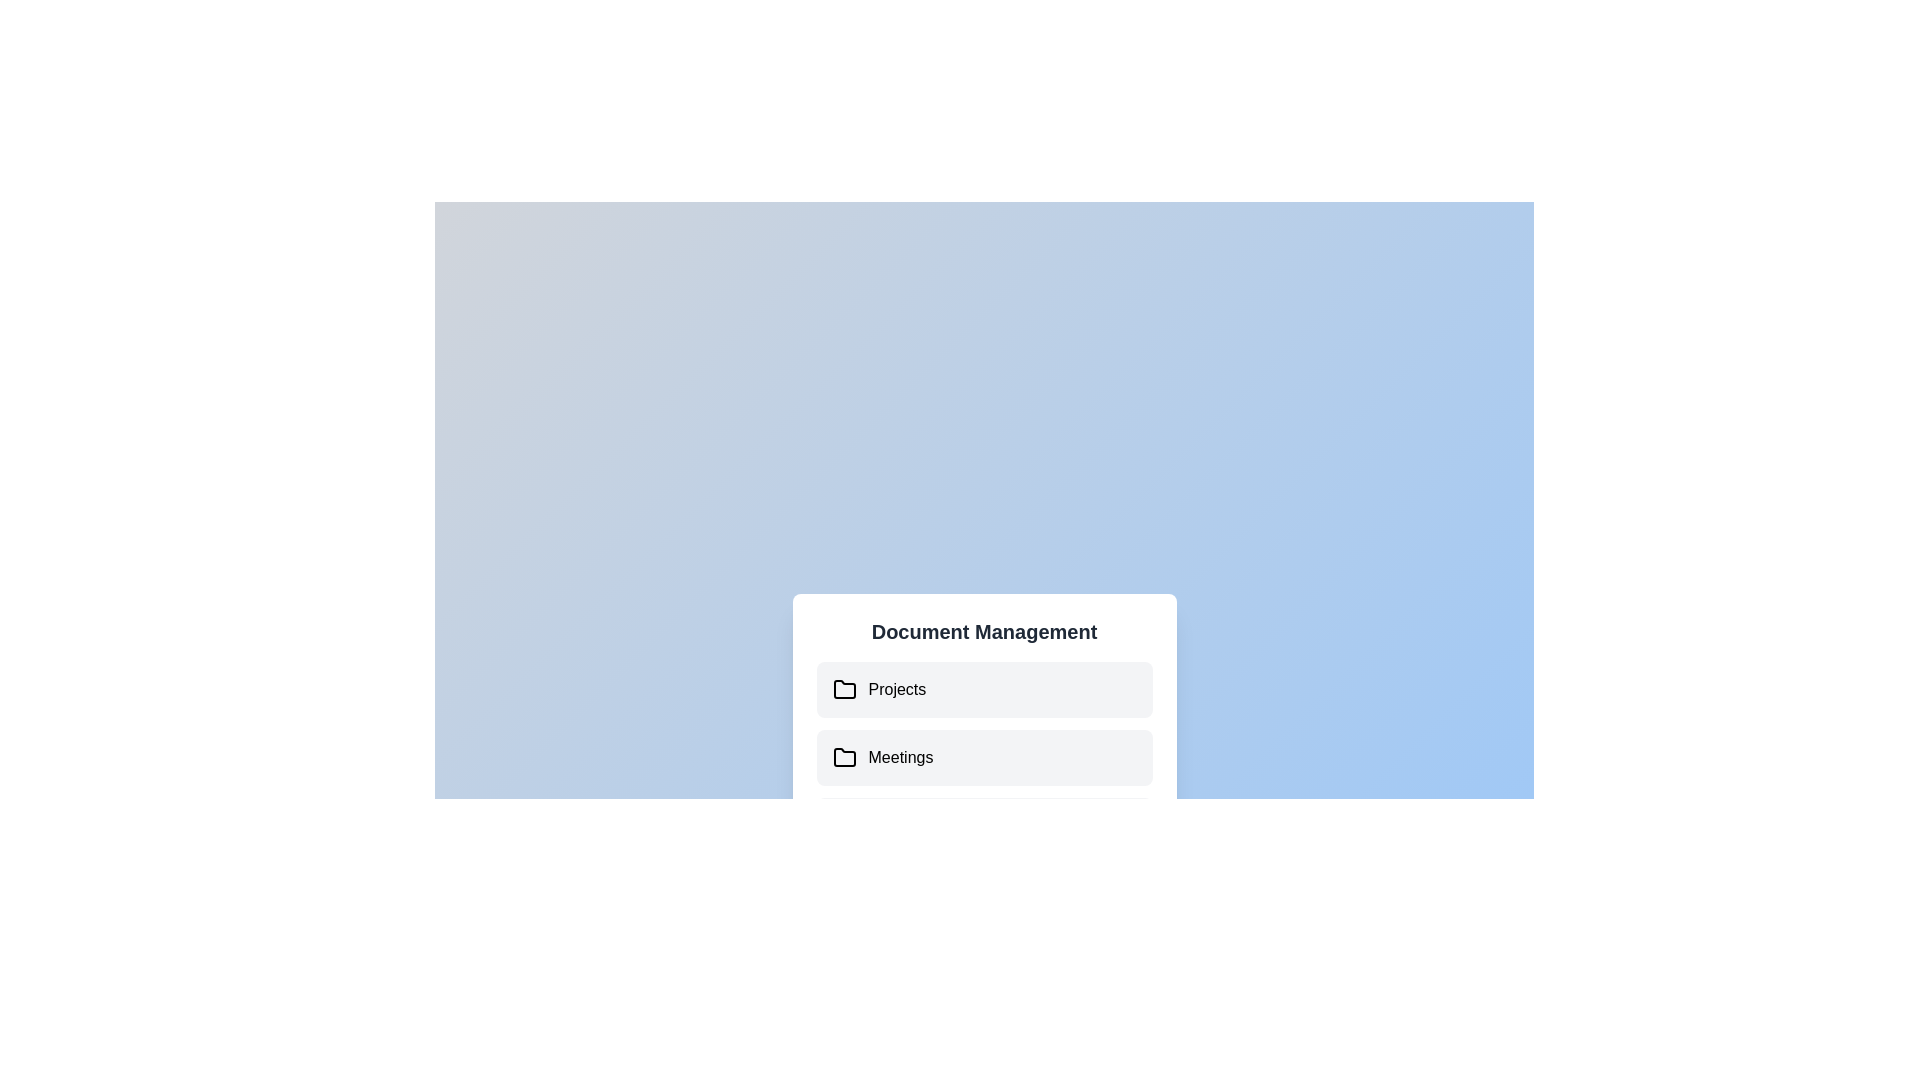  What do you see at coordinates (984, 825) in the screenshot?
I see `the document 'Meeting Notes.docx' under the folder 'Users'` at bounding box center [984, 825].